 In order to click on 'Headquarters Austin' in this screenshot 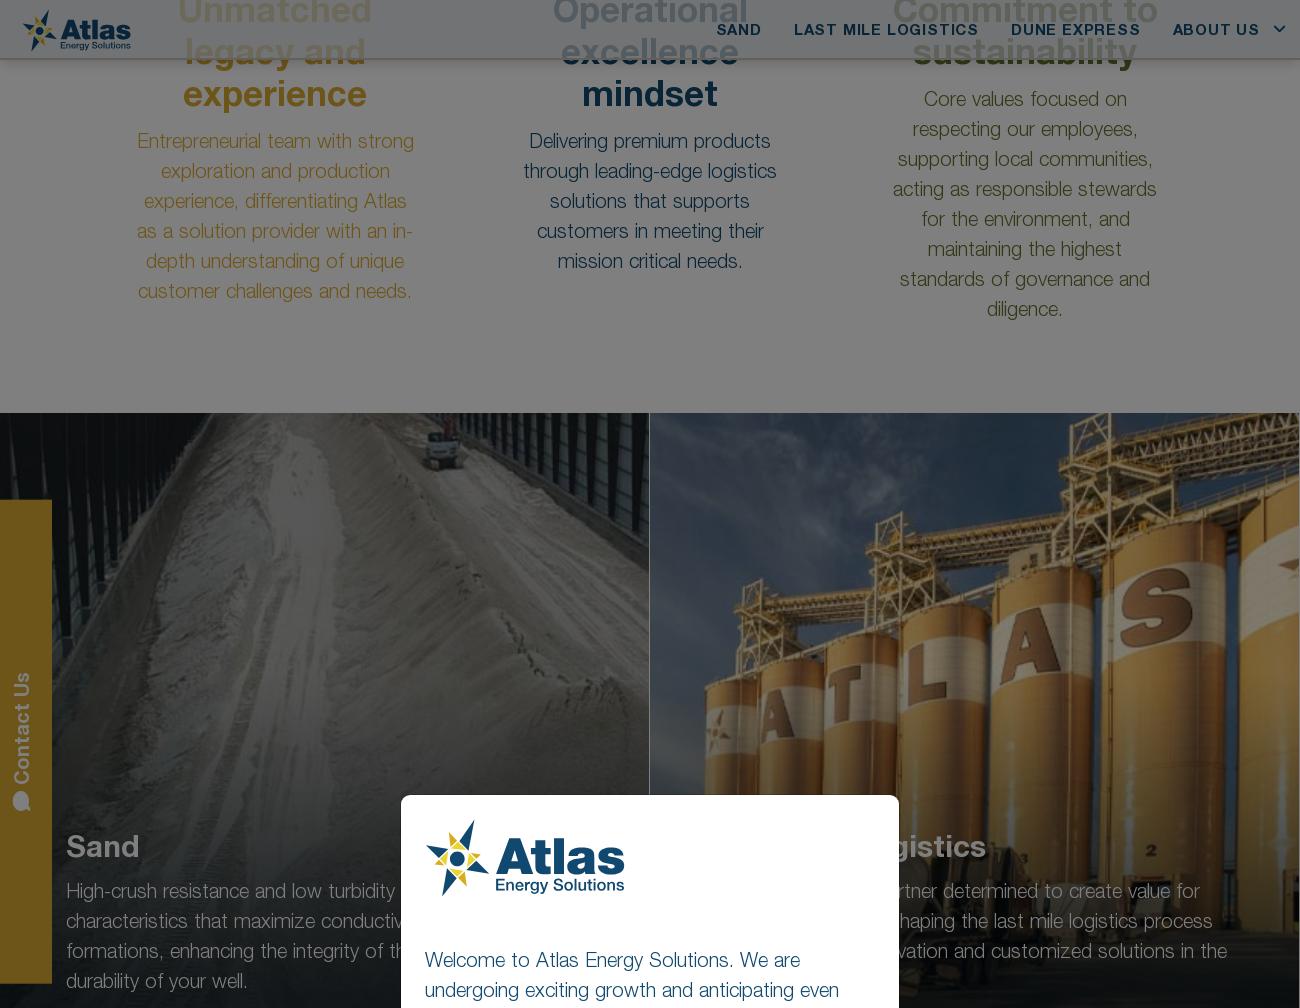, I will do `click(389, 795)`.